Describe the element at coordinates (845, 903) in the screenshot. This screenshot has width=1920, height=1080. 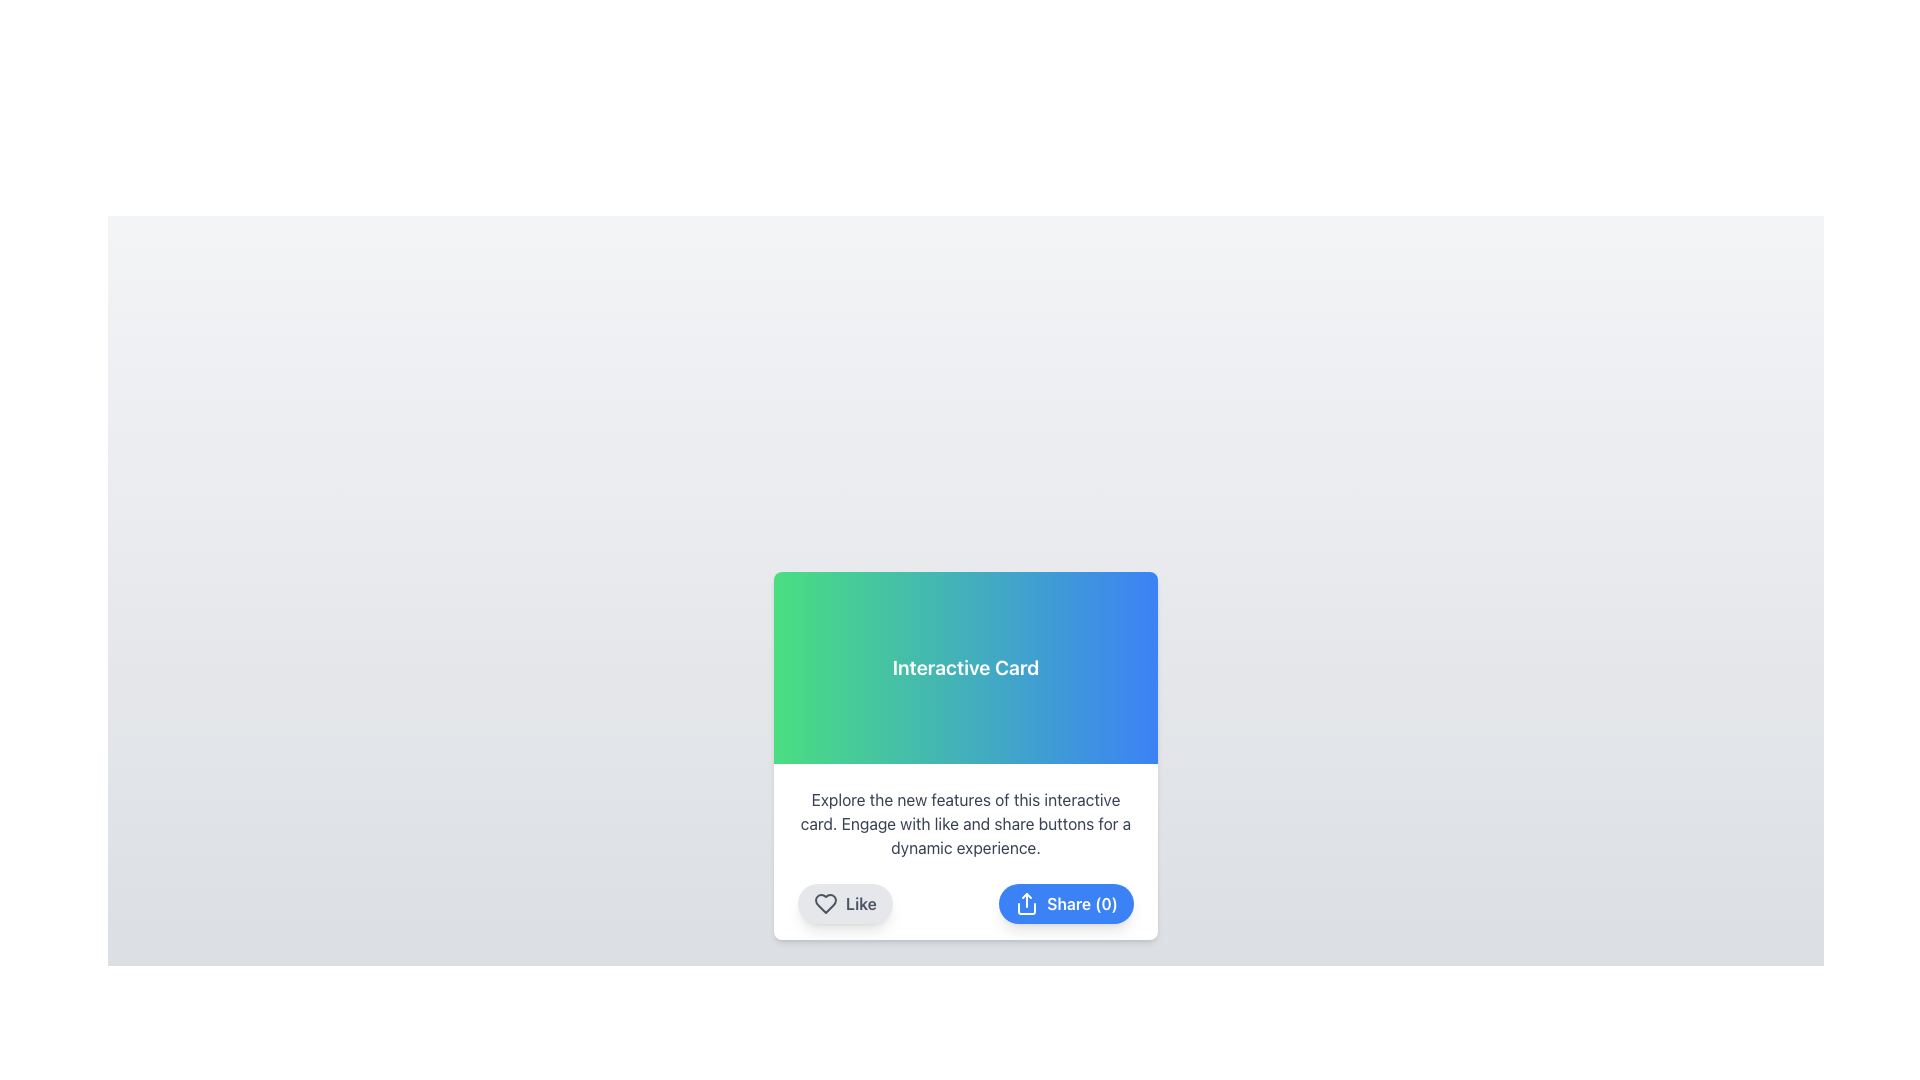
I see `the 'Like' button, which has a heart icon and is the leftmost button in its group, located near the bottom-center of the interactive card` at that location.